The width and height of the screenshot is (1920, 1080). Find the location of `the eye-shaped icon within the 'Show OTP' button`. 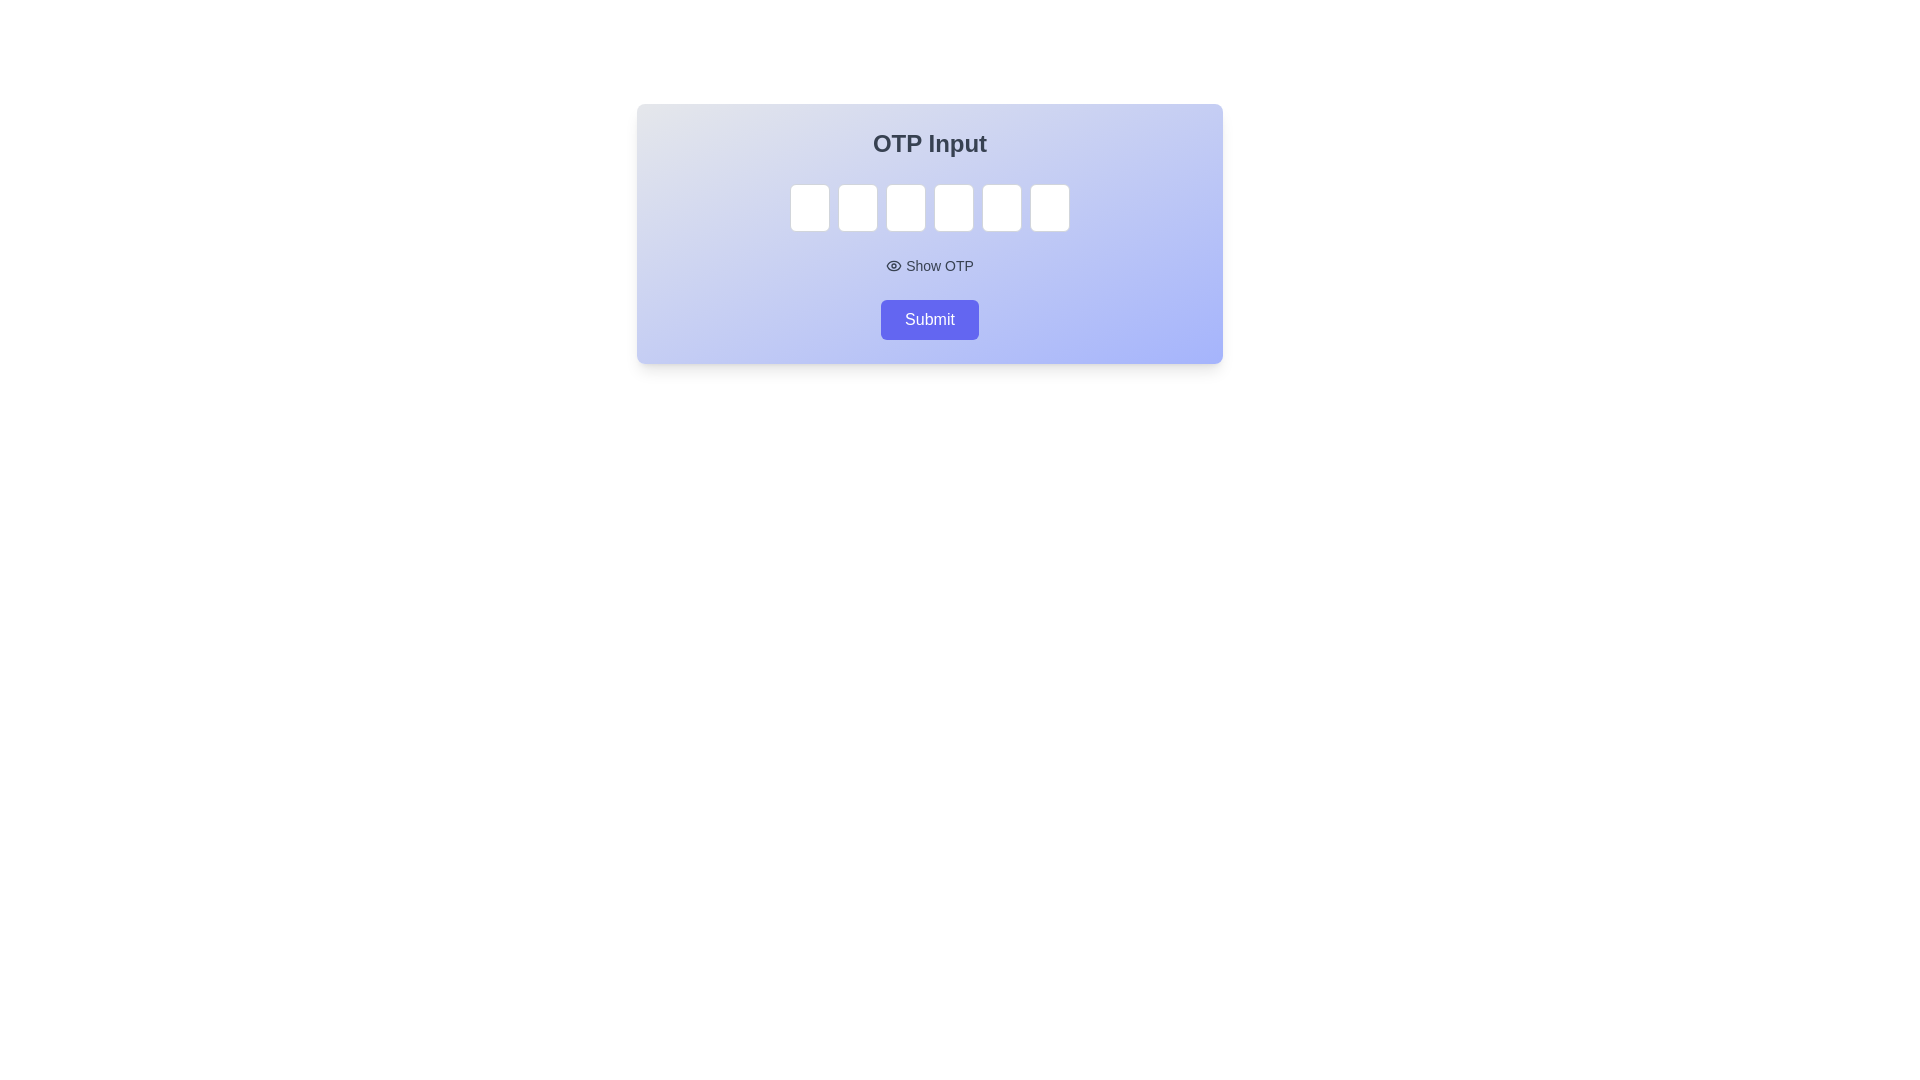

the eye-shaped icon within the 'Show OTP' button is located at coordinates (893, 265).